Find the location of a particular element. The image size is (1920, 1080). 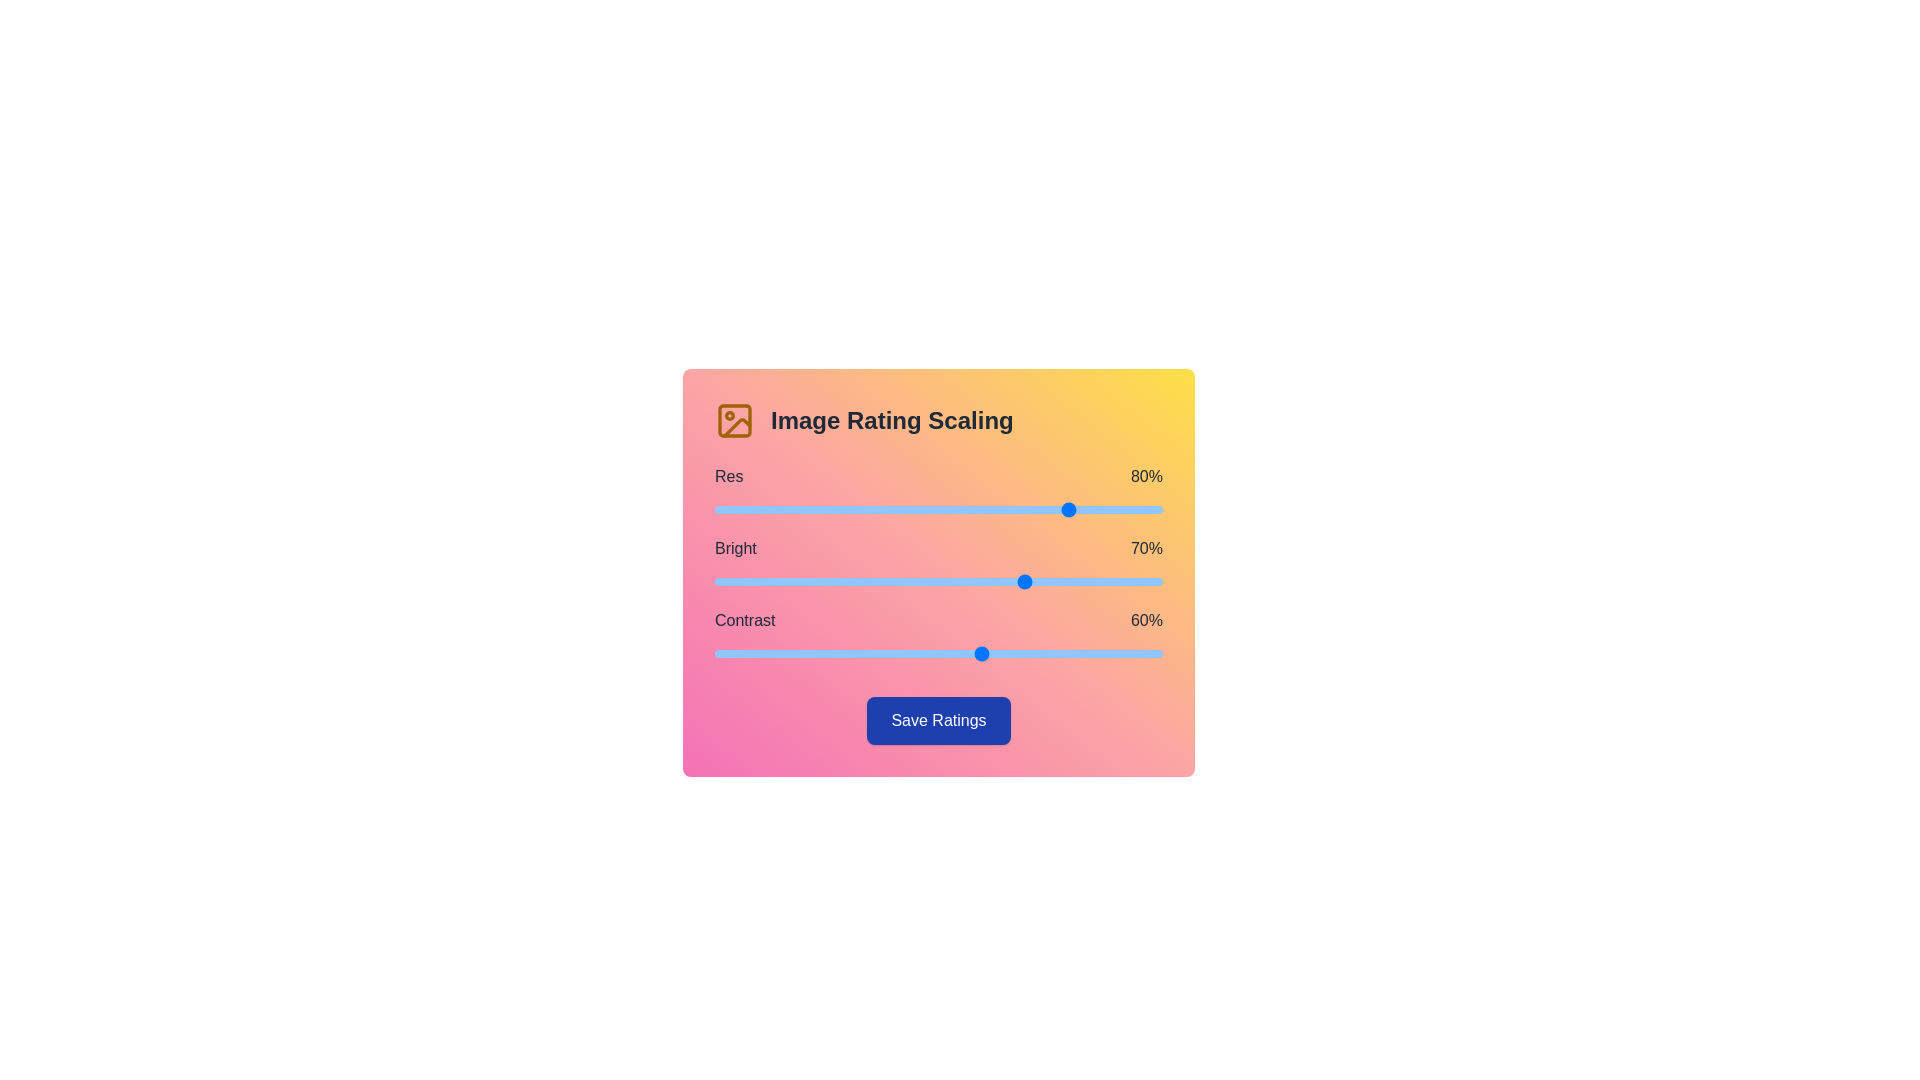

the contrast is located at coordinates (974, 654).